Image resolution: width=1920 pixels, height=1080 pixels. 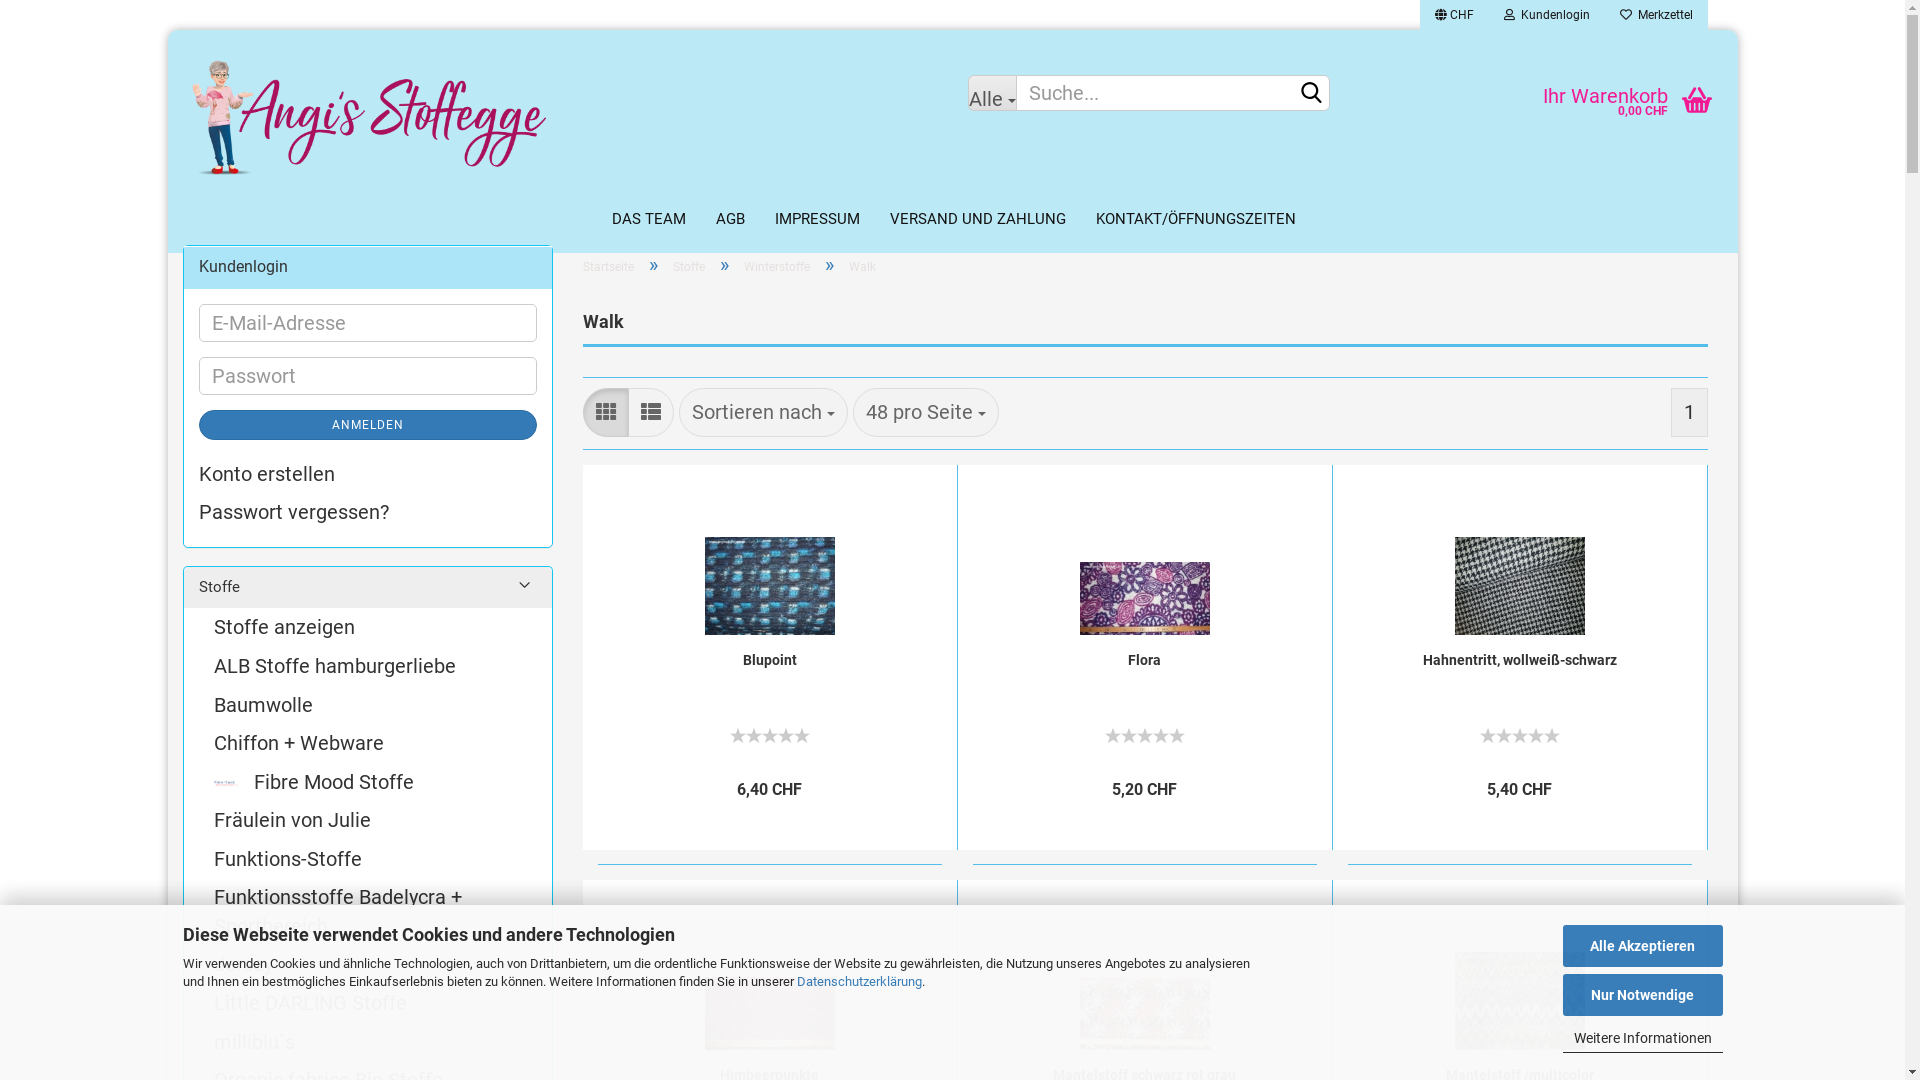 I want to click on 'VERSAND UND ZAHLUNG', so click(x=977, y=219).